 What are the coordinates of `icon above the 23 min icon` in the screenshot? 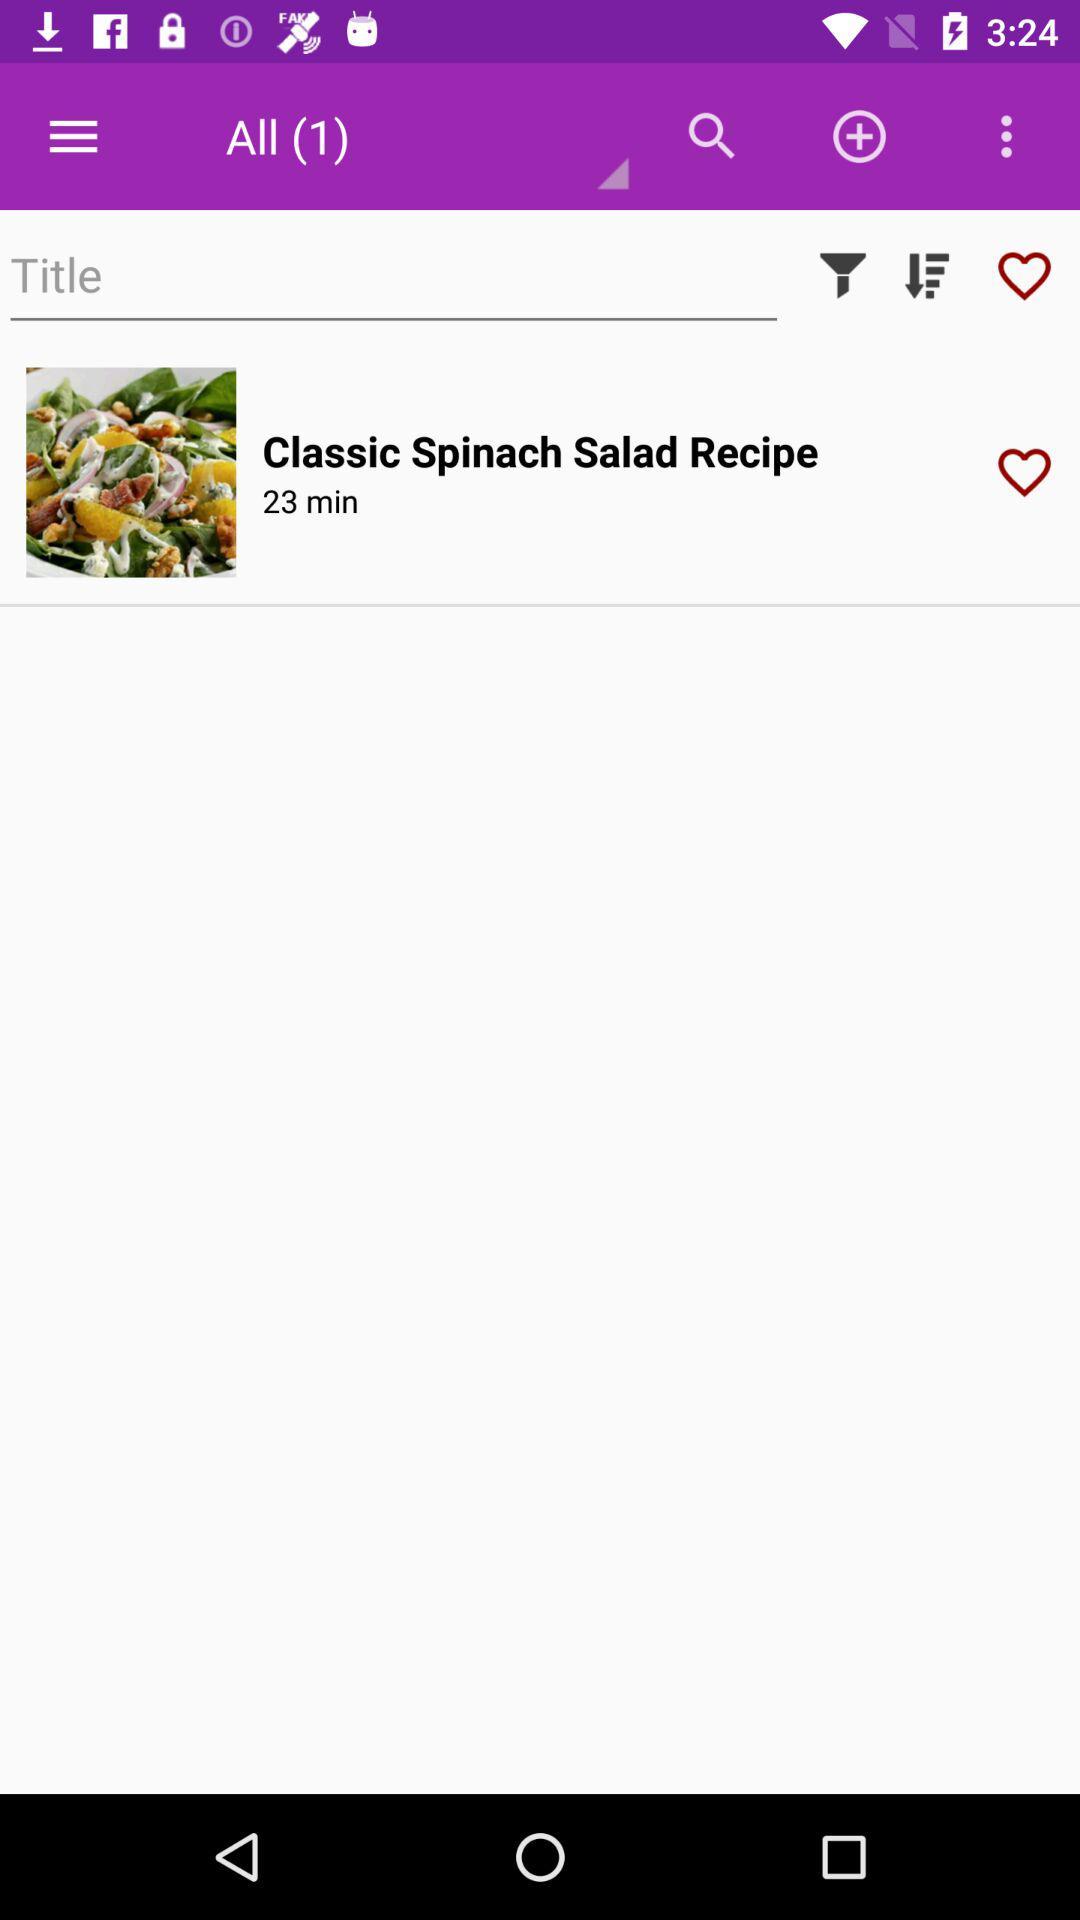 It's located at (540, 449).